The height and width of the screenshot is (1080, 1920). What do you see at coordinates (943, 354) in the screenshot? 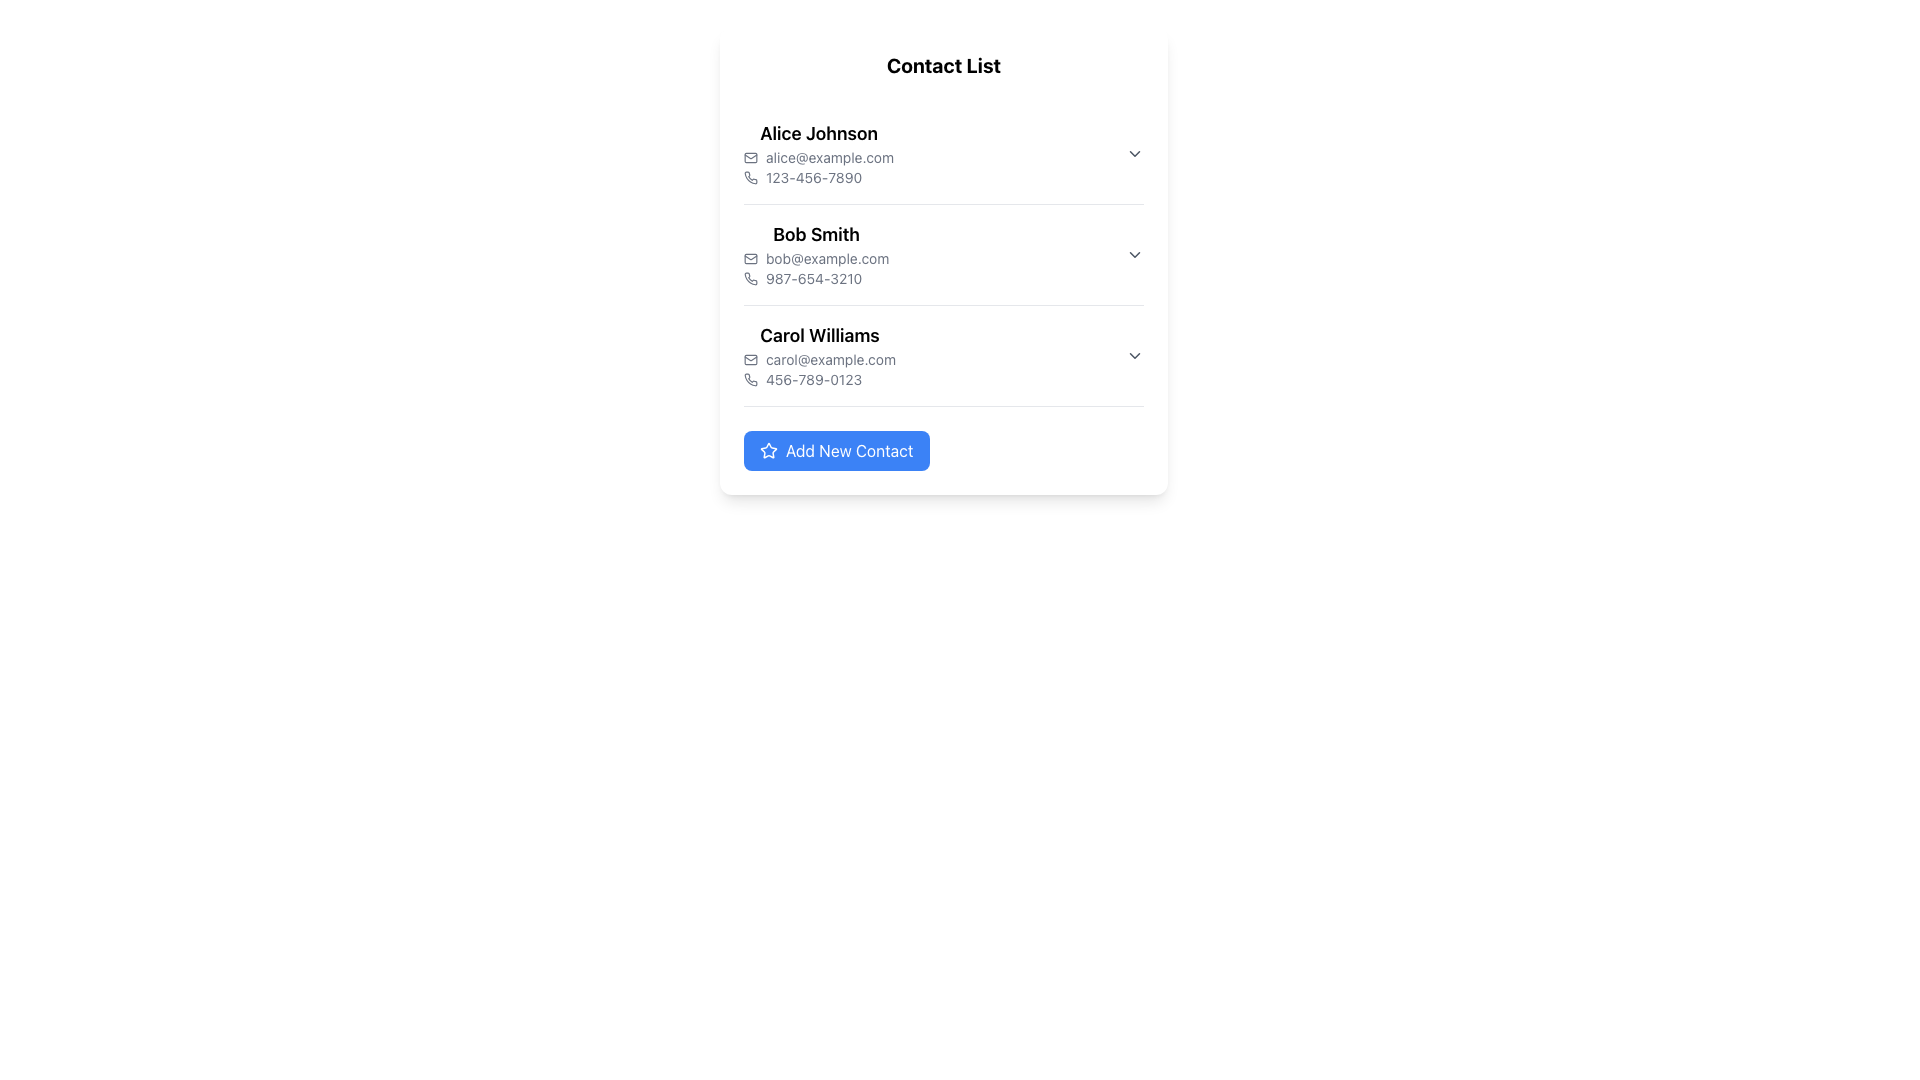
I see `the dropdown arrow of the third contact entry in the contact list` at bounding box center [943, 354].